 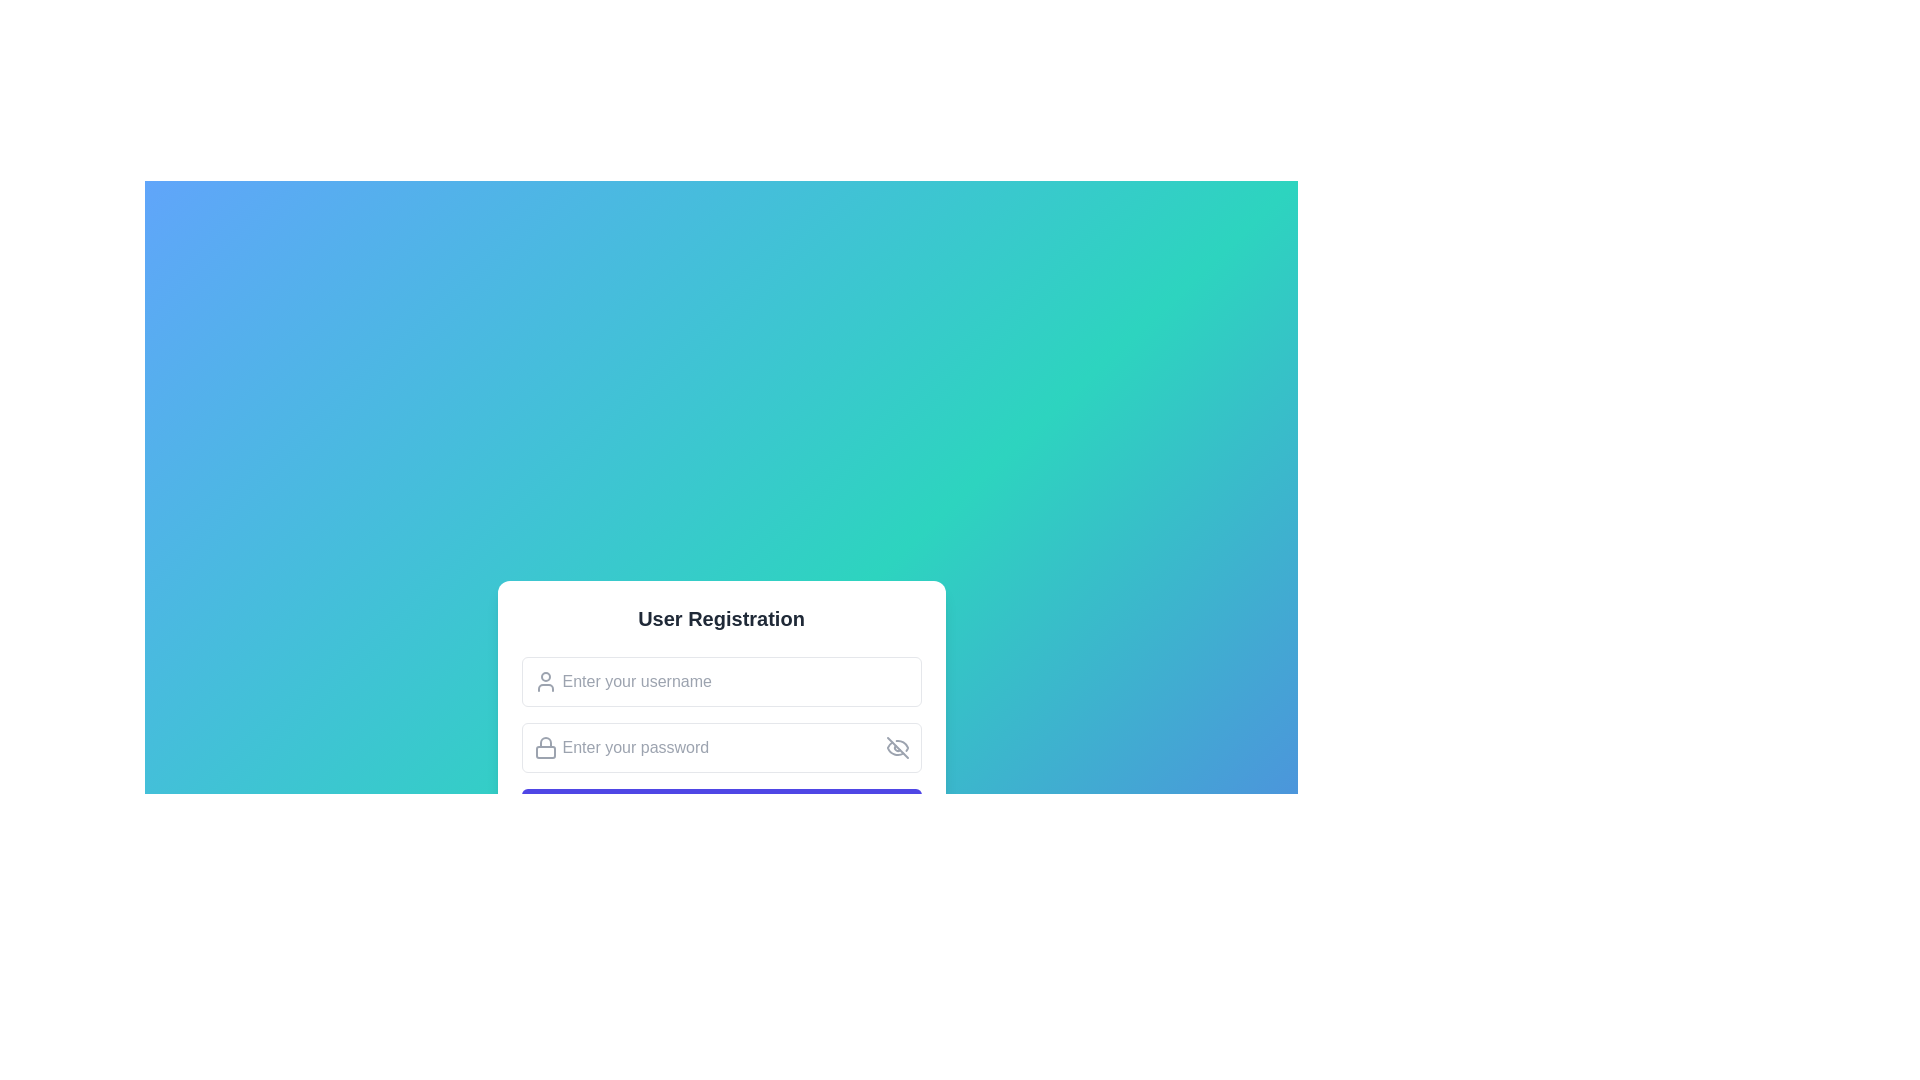 I want to click on the username icon located inside the username input field on the registration form, positioned towards the left edge, so click(x=545, y=681).